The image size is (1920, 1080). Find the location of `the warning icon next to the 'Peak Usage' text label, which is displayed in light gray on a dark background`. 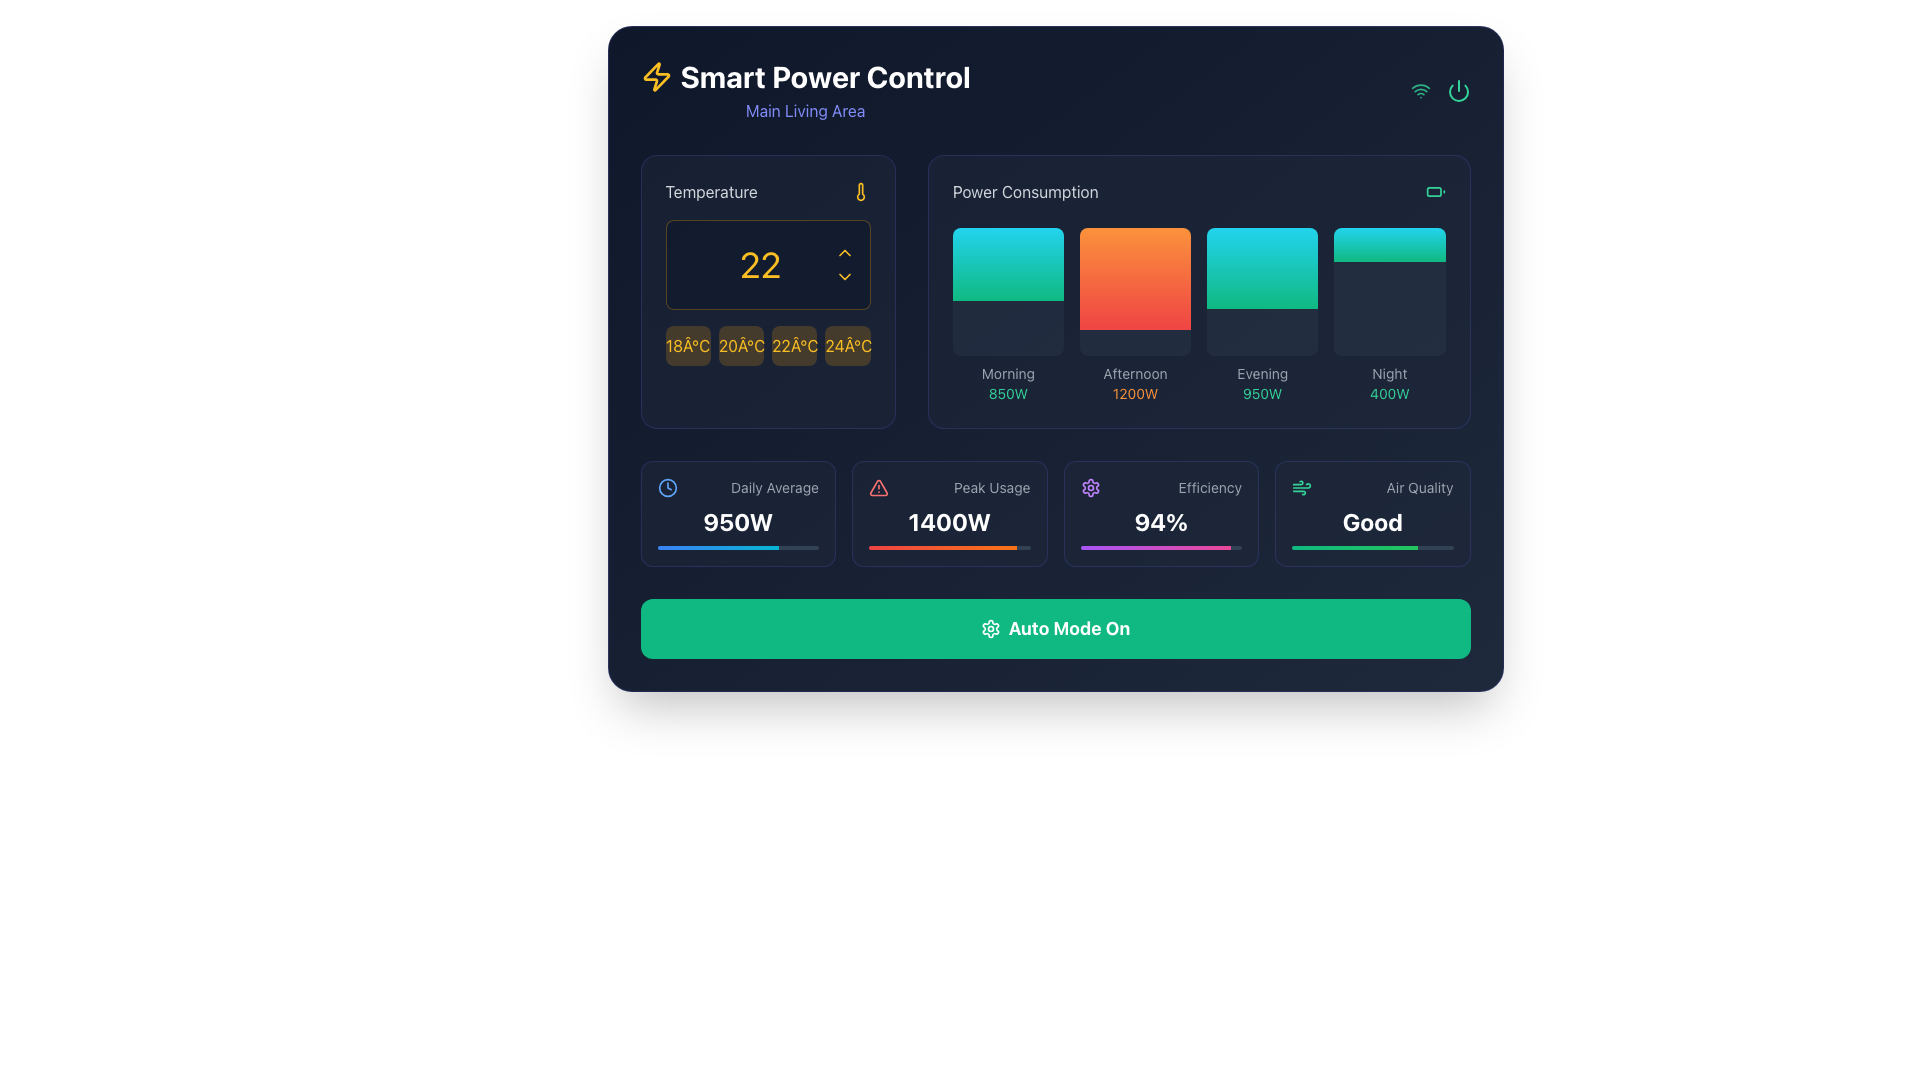

the warning icon next to the 'Peak Usage' text label, which is displayed in light gray on a dark background is located at coordinates (948, 488).